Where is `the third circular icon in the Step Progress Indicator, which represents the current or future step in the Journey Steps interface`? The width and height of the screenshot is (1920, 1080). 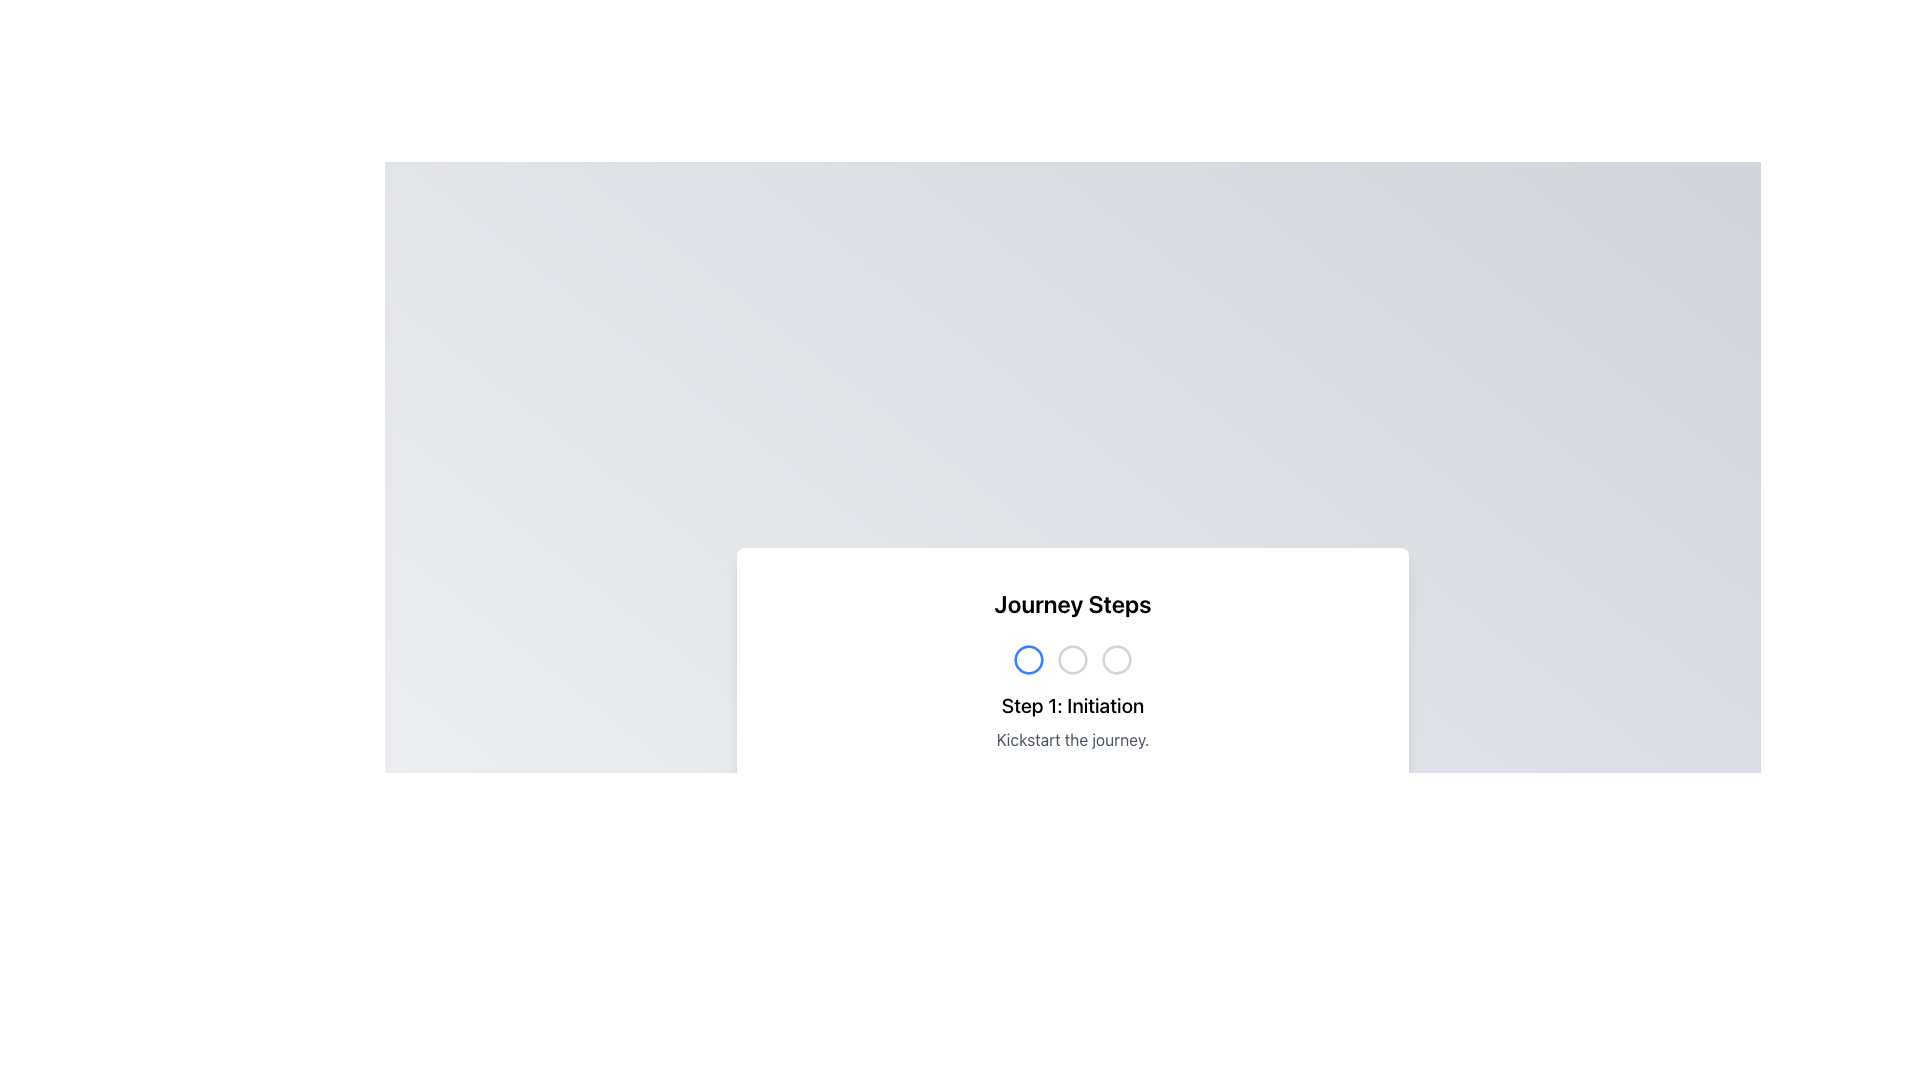 the third circular icon in the Step Progress Indicator, which represents the current or future step in the Journey Steps interface is located at coordinates (1116, 659).